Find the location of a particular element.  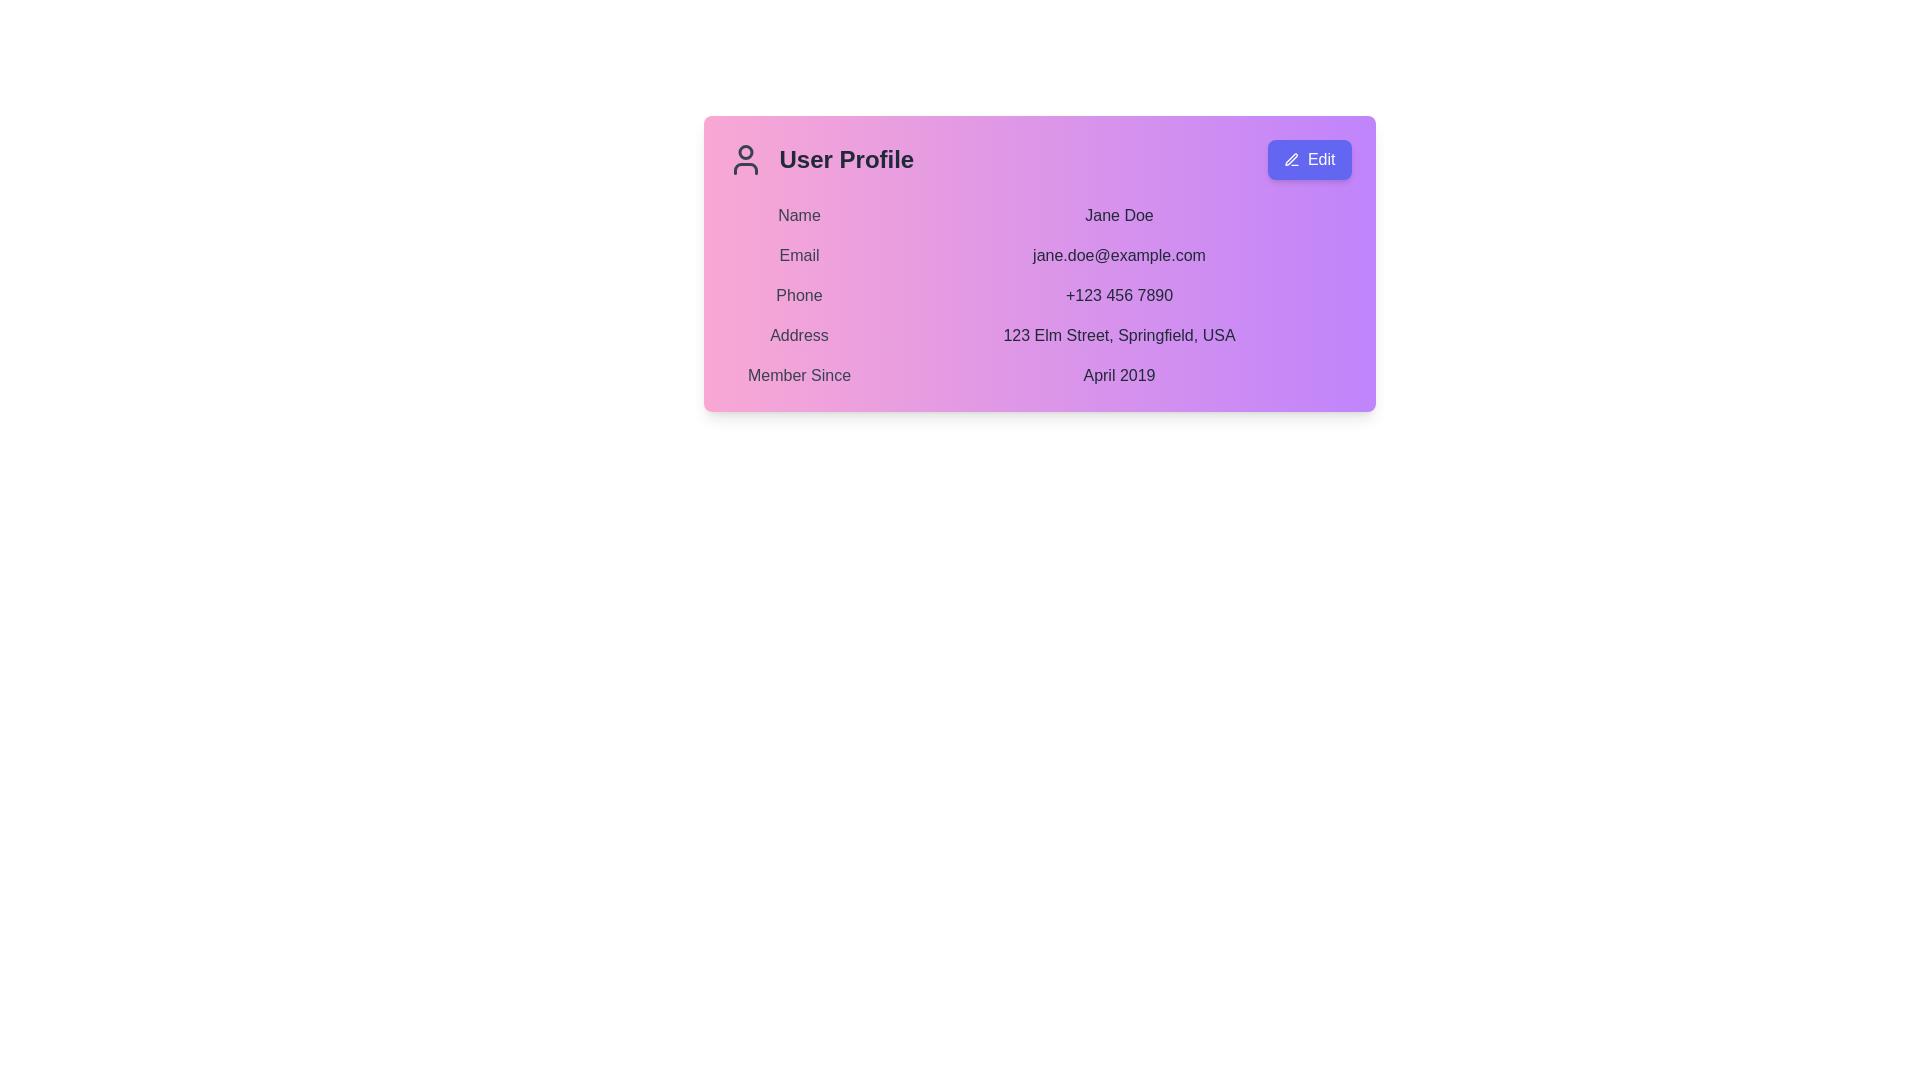

the 'Edit' button located in the top-right corner of the 'User Profile' section is located at coordinates (1309, 158).